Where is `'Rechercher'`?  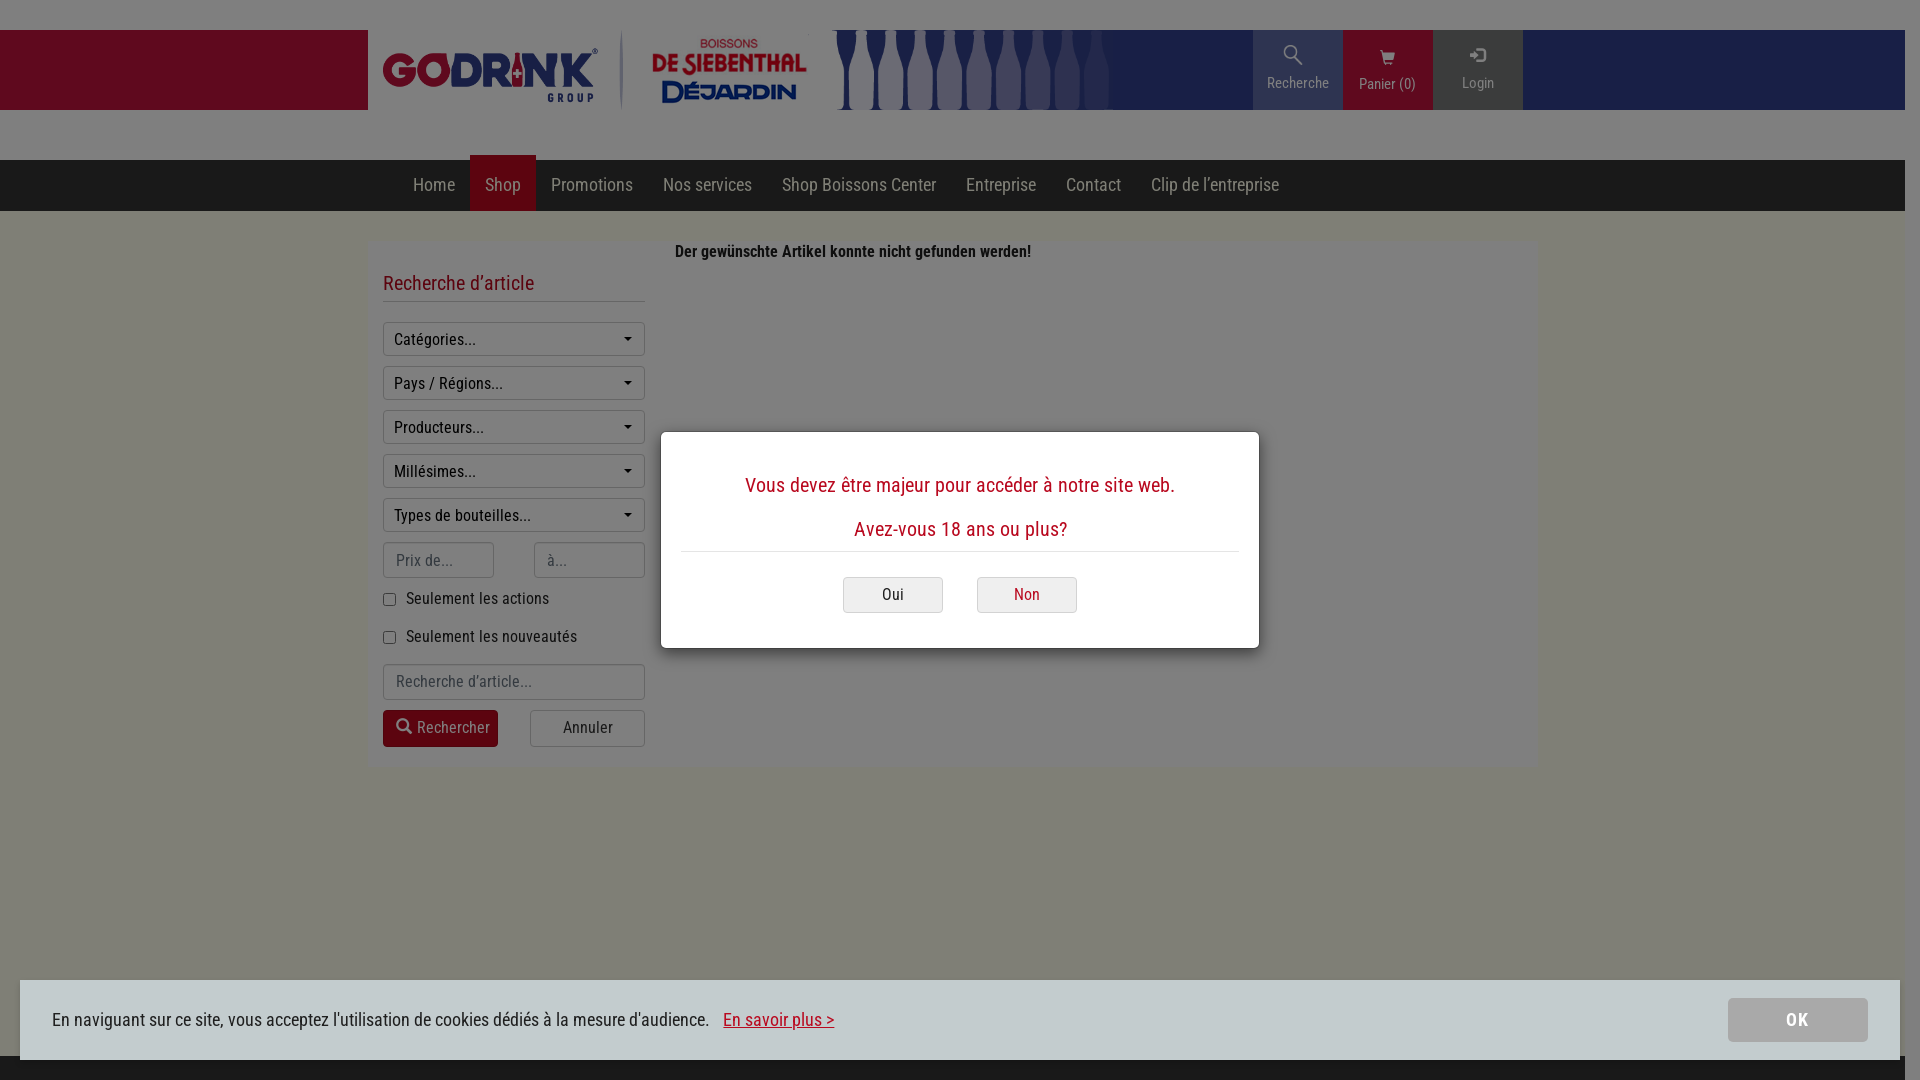 'Rechercher' is located at coordinates (438, 728).